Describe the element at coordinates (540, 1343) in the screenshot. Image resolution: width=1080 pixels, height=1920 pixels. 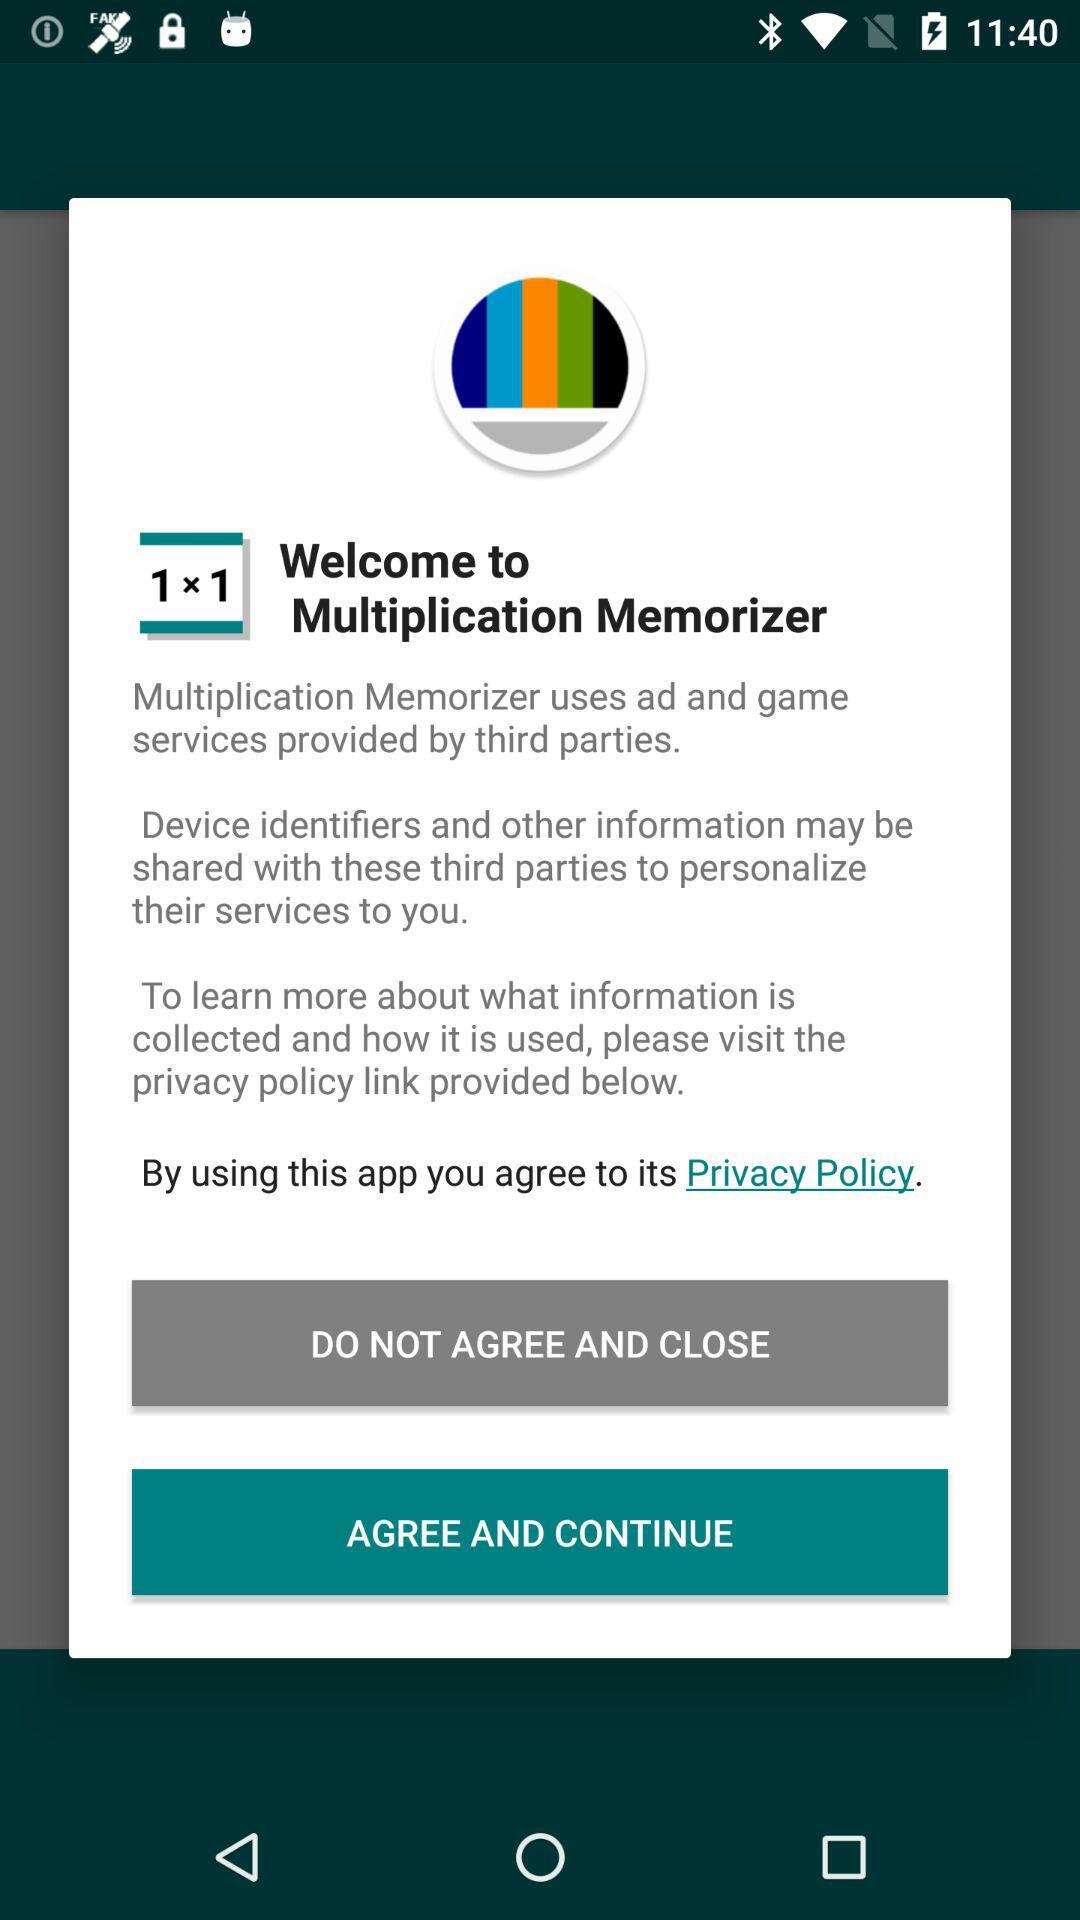
I see `item below by using this` at that location.